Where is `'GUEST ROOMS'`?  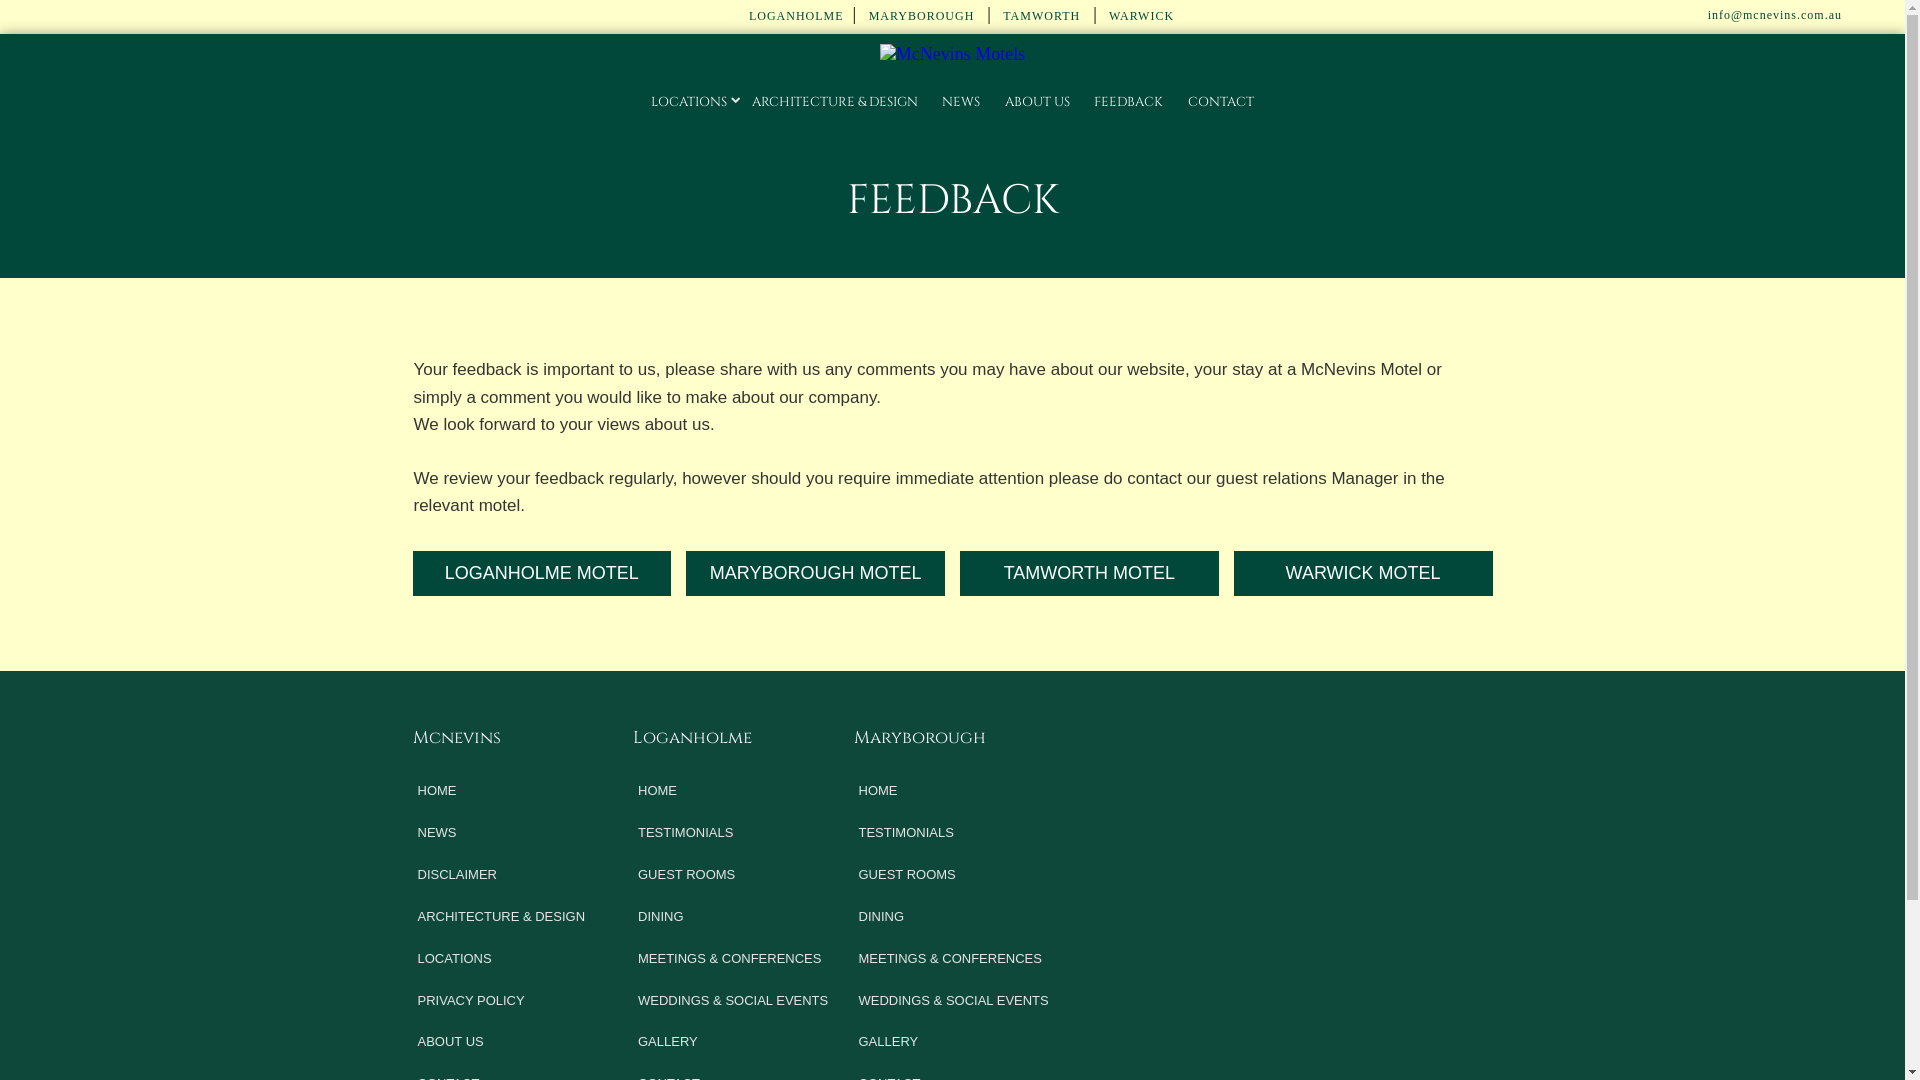 'GUEST ROOMS' is located at coordinates (854, 874).